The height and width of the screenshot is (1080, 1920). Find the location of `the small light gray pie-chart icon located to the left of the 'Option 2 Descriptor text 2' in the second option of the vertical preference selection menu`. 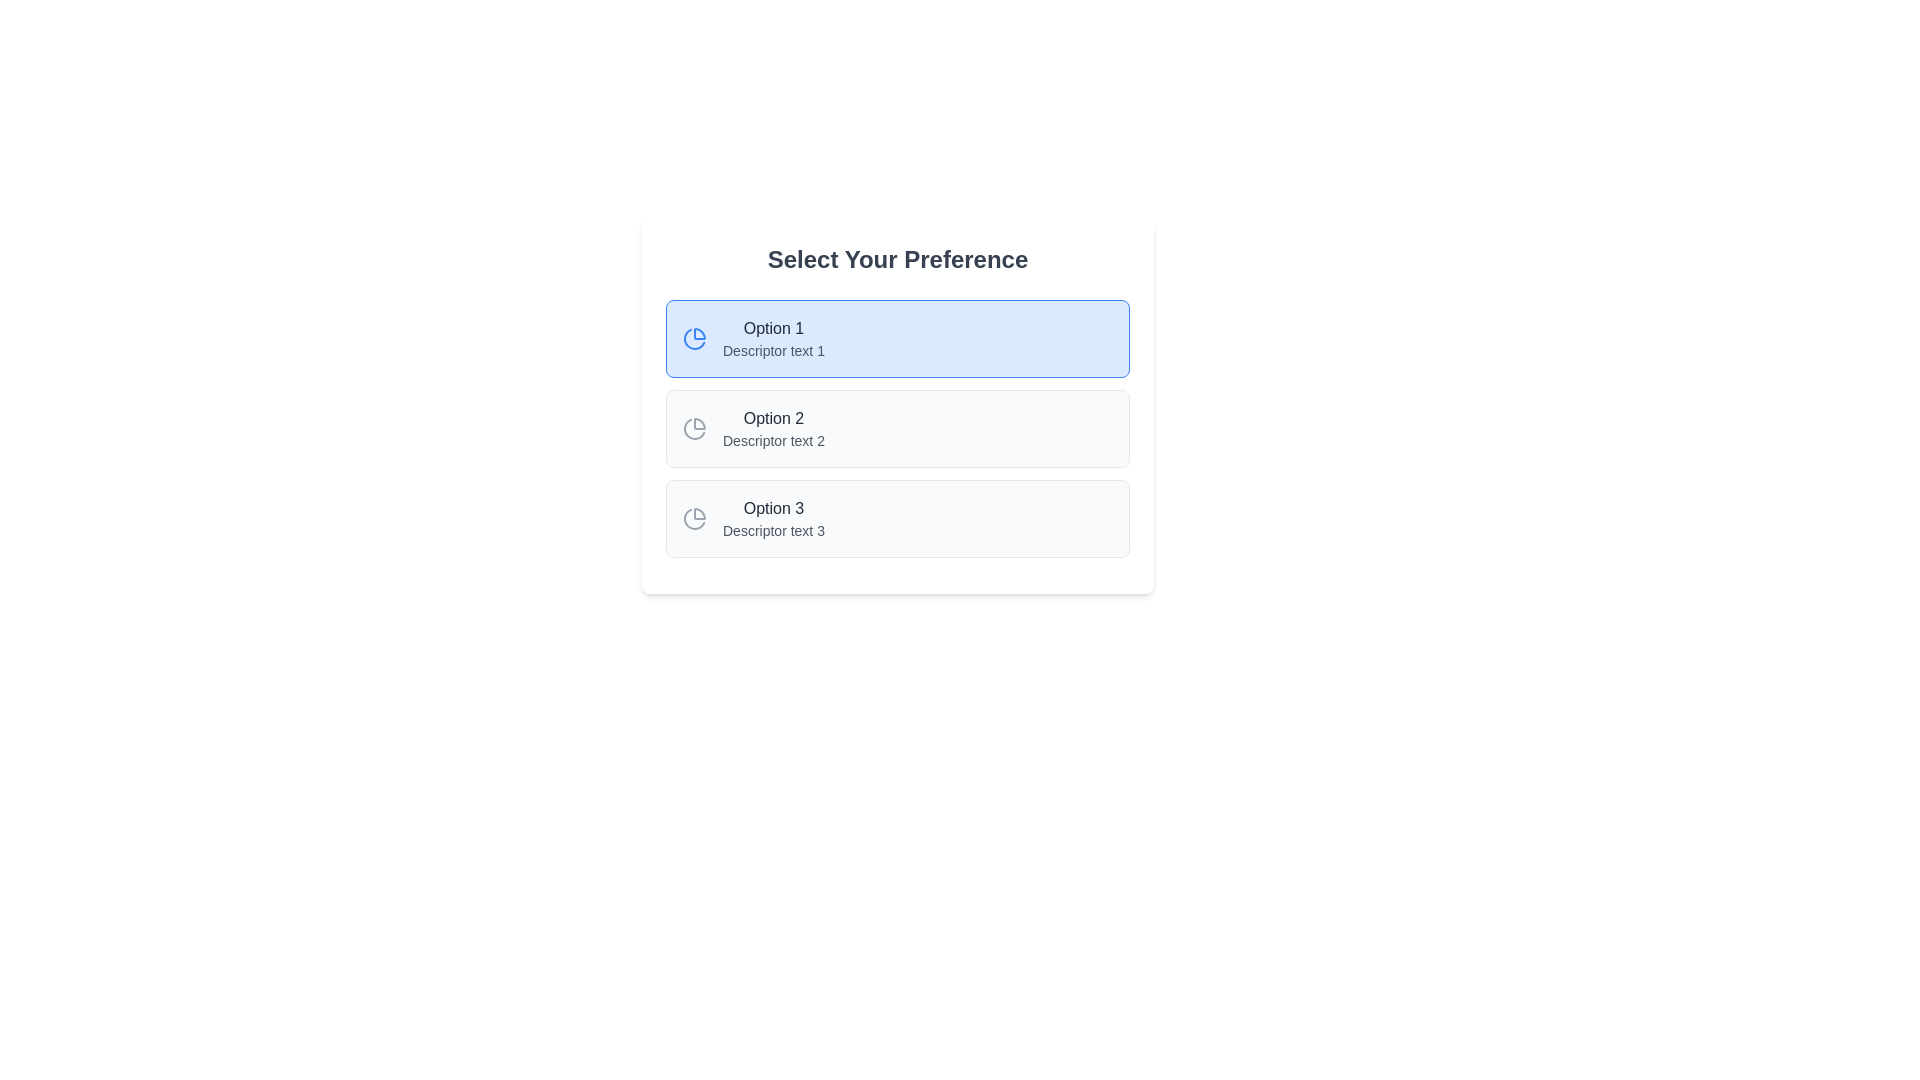

the small light gray pie-chart icon located to the left of the 'Option 2 Descriptor text 2' in the second option of the vertical preference selection menu is located at coordinates (695, 427).